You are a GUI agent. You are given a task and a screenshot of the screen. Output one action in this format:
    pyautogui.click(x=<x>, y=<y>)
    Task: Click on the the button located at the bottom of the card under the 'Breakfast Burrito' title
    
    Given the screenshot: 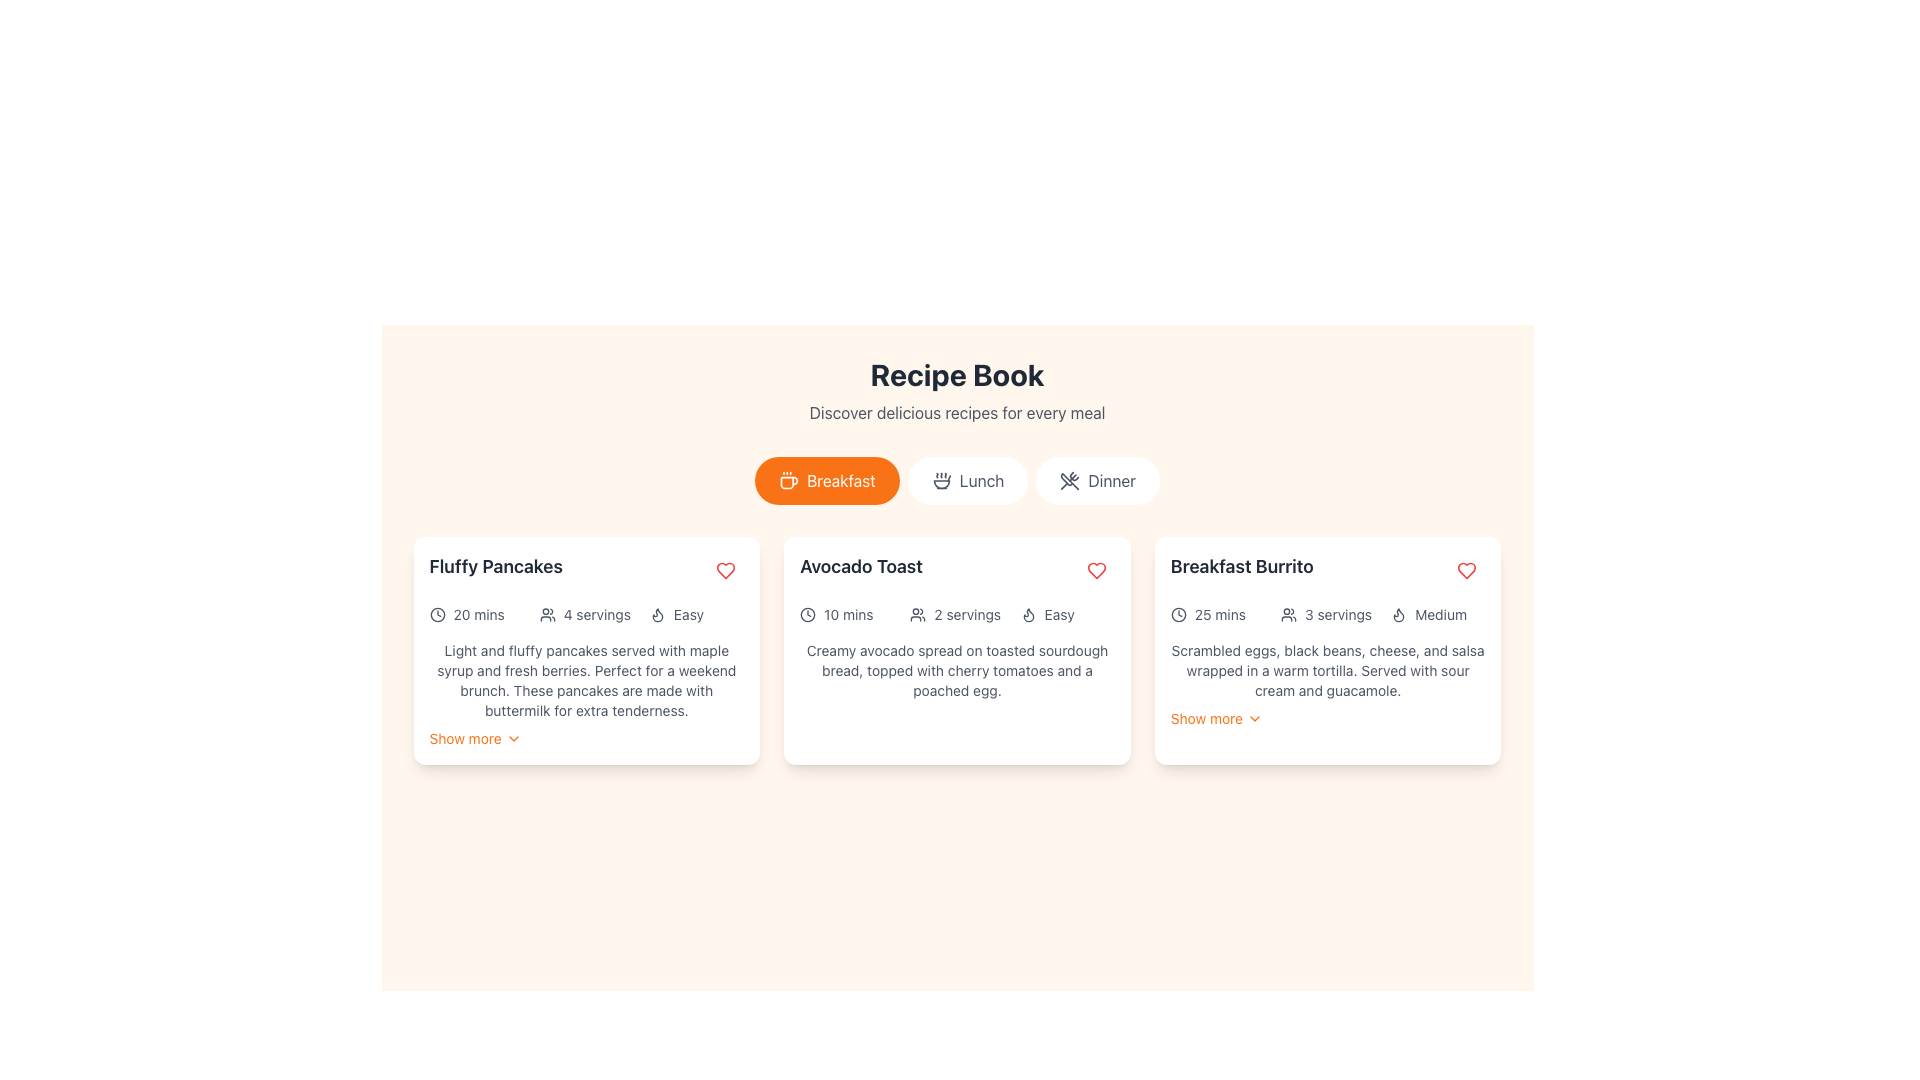 What is the action you would take?
    pyautogui.click(x=1215, y=717)
    